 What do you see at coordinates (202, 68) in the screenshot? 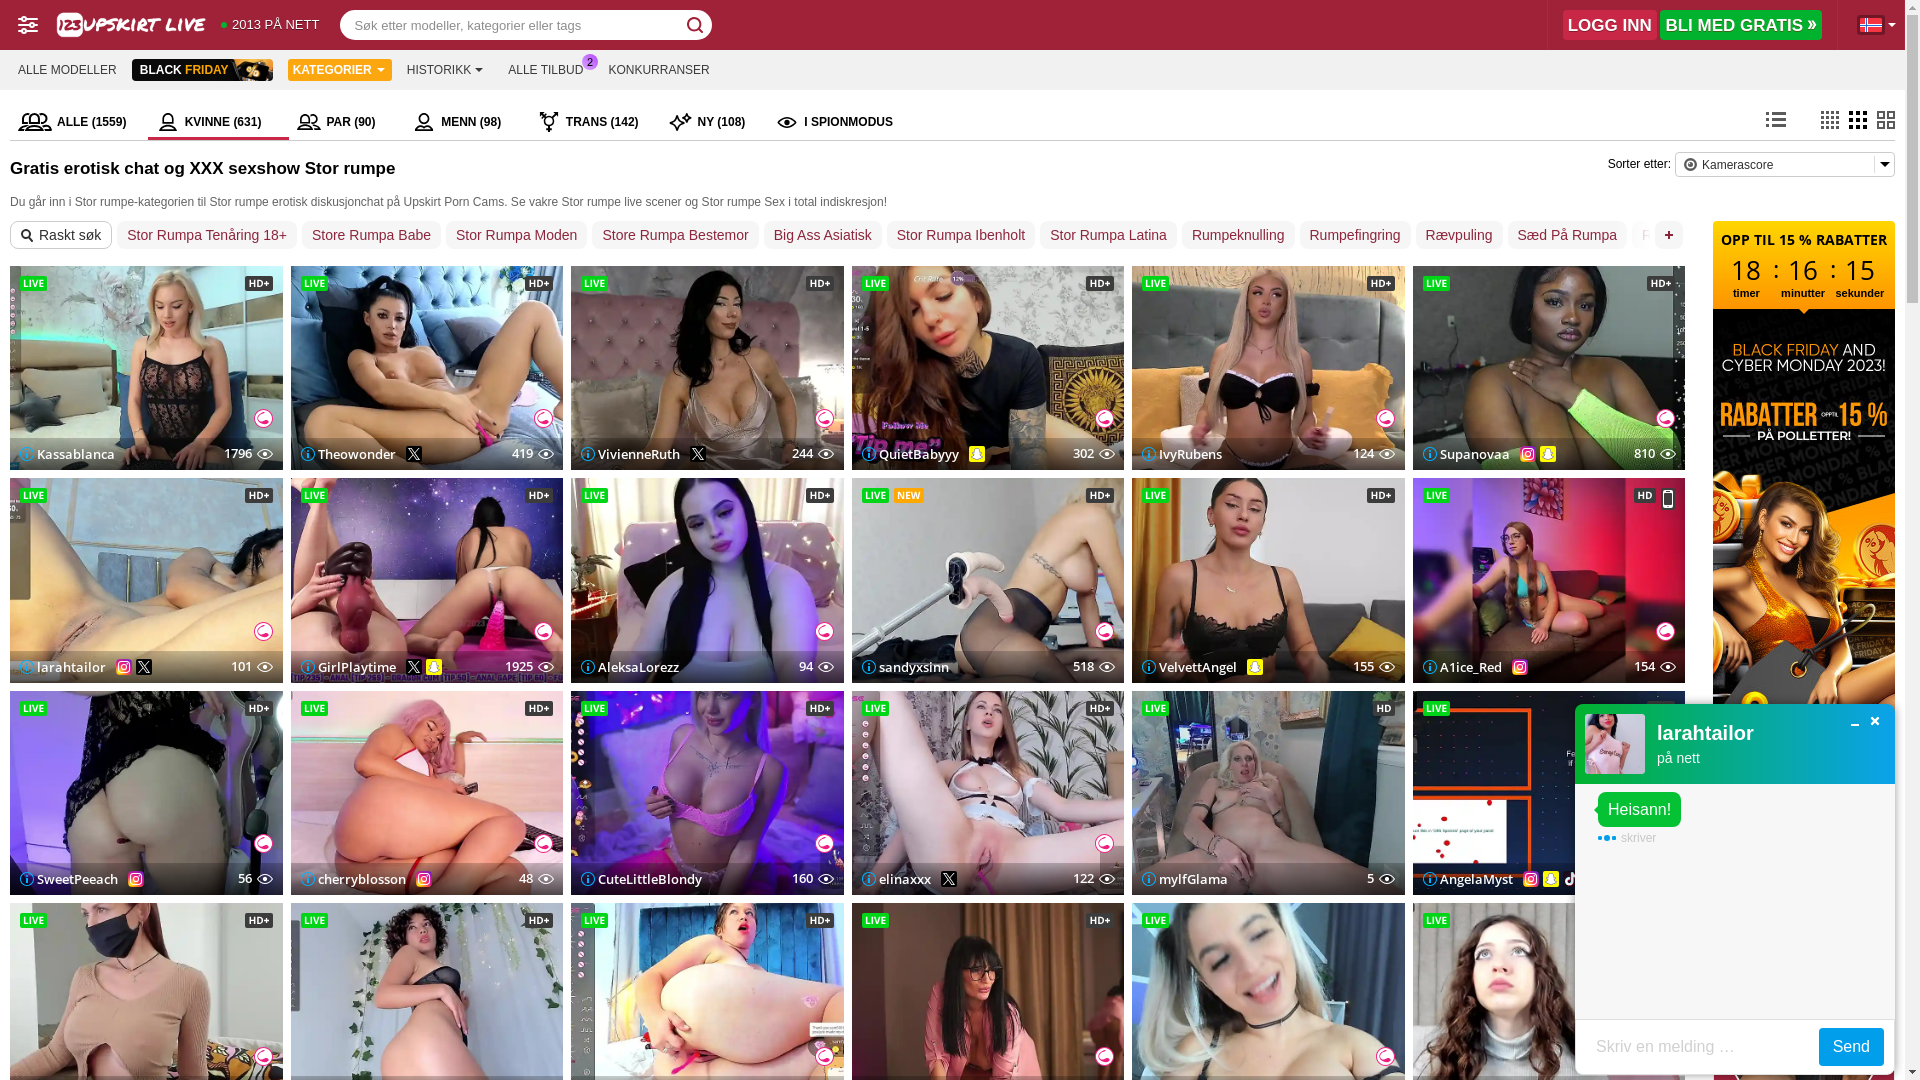
I see `'BLACK FRIDAY'` at bounding box center [202, 68].